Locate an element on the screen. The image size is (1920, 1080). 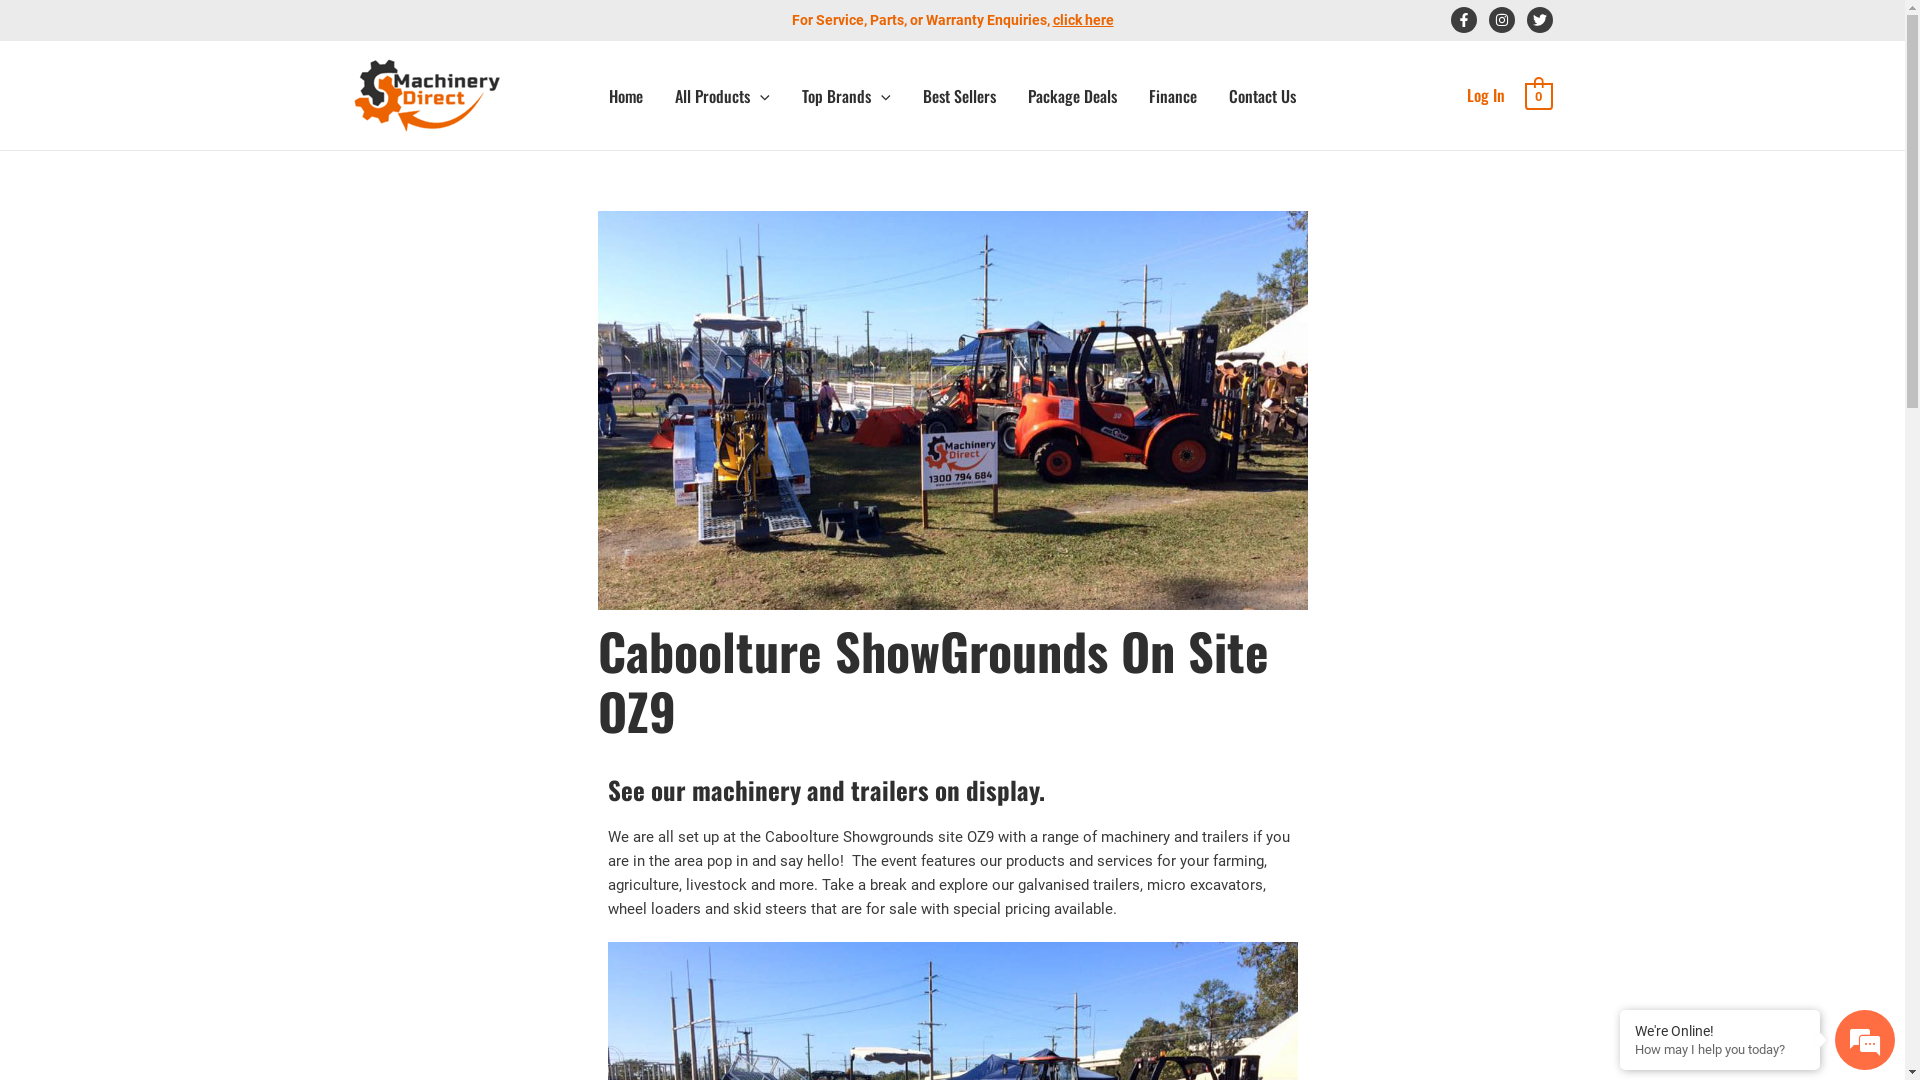
'Top Brands' is located at coordinates (846, 96).